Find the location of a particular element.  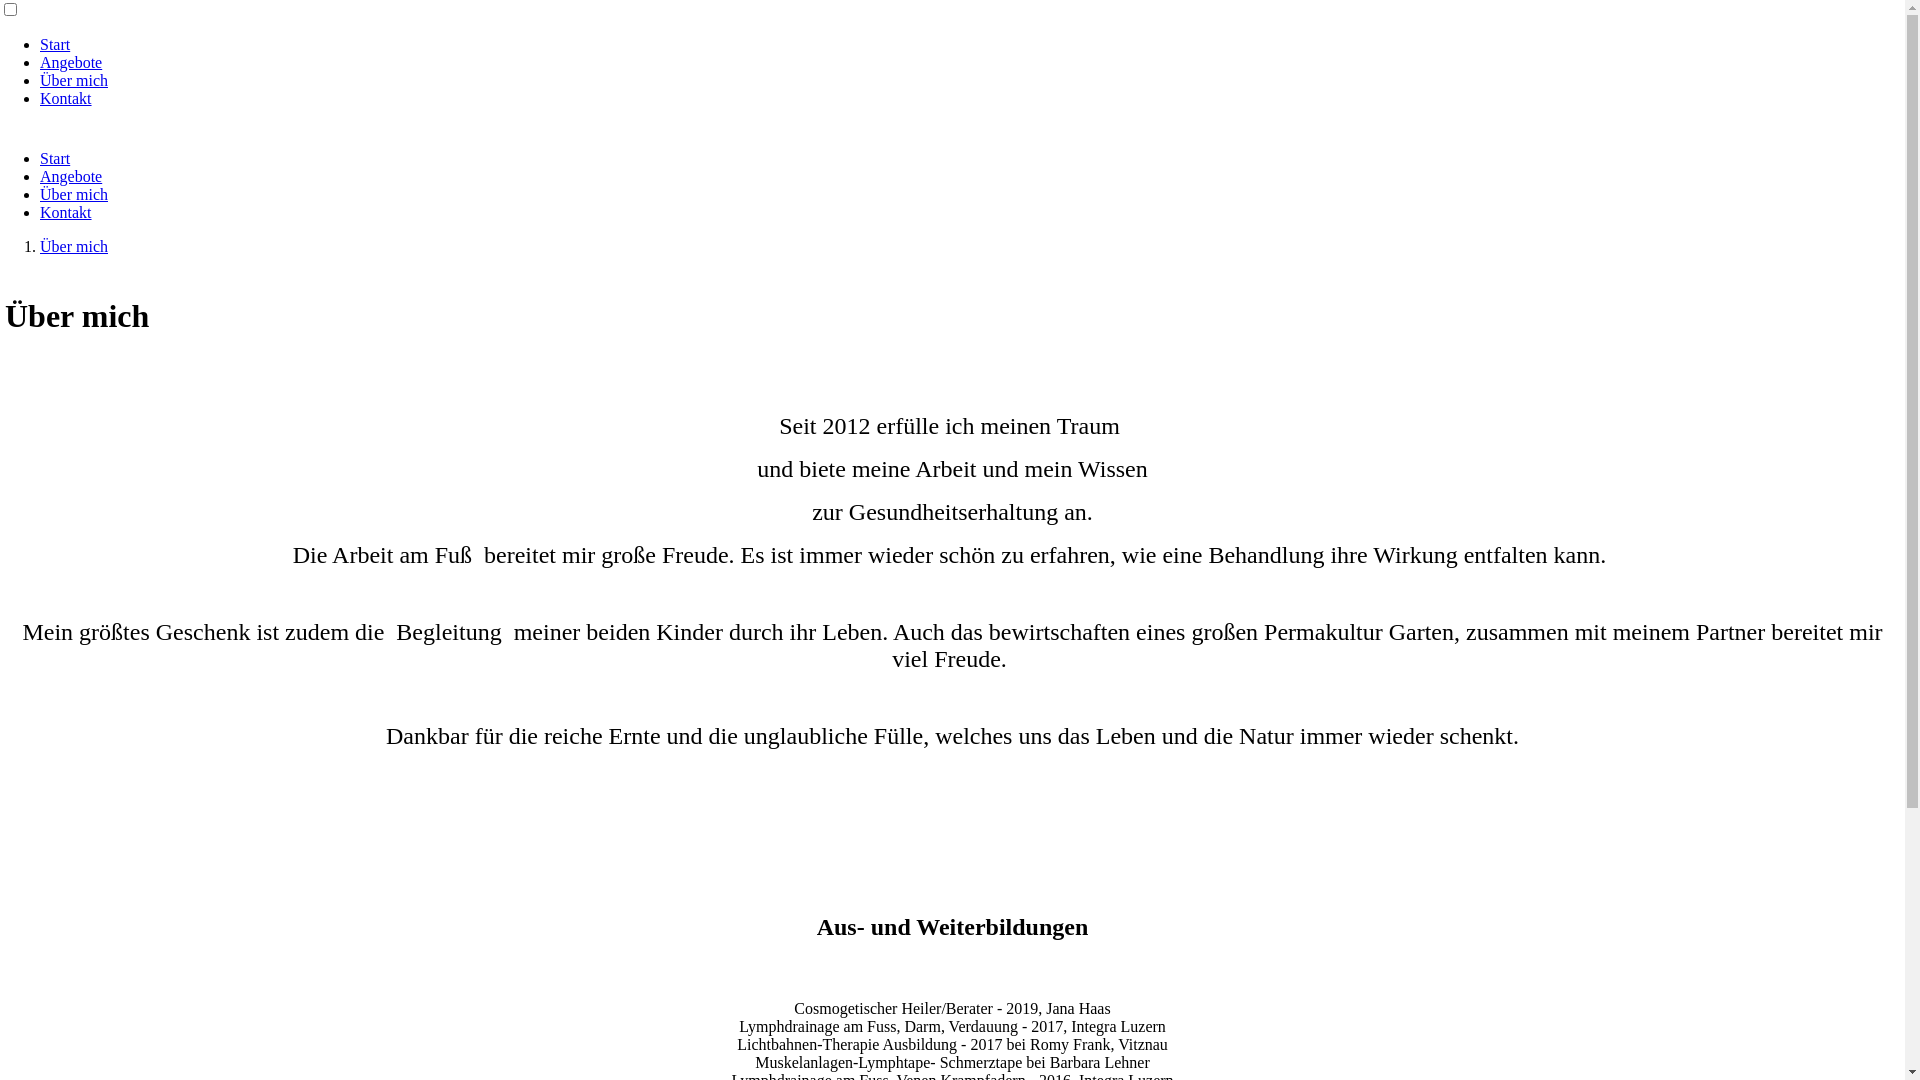

'Kontakt' is located at coordinates (66, 98).